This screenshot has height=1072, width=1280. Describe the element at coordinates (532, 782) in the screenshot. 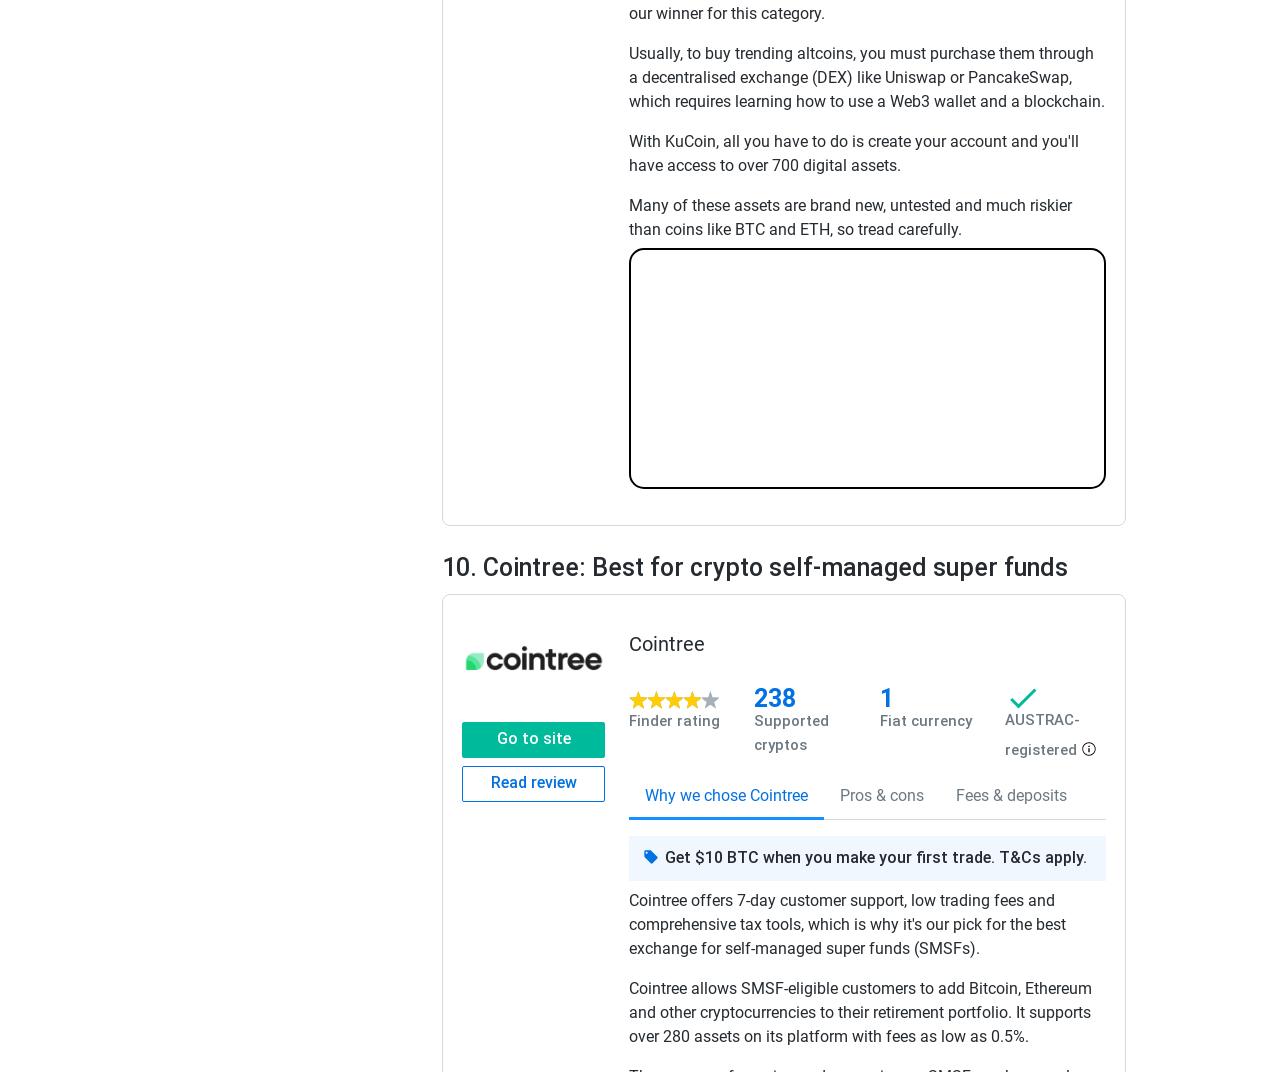

I see `'Read review'` at that location.